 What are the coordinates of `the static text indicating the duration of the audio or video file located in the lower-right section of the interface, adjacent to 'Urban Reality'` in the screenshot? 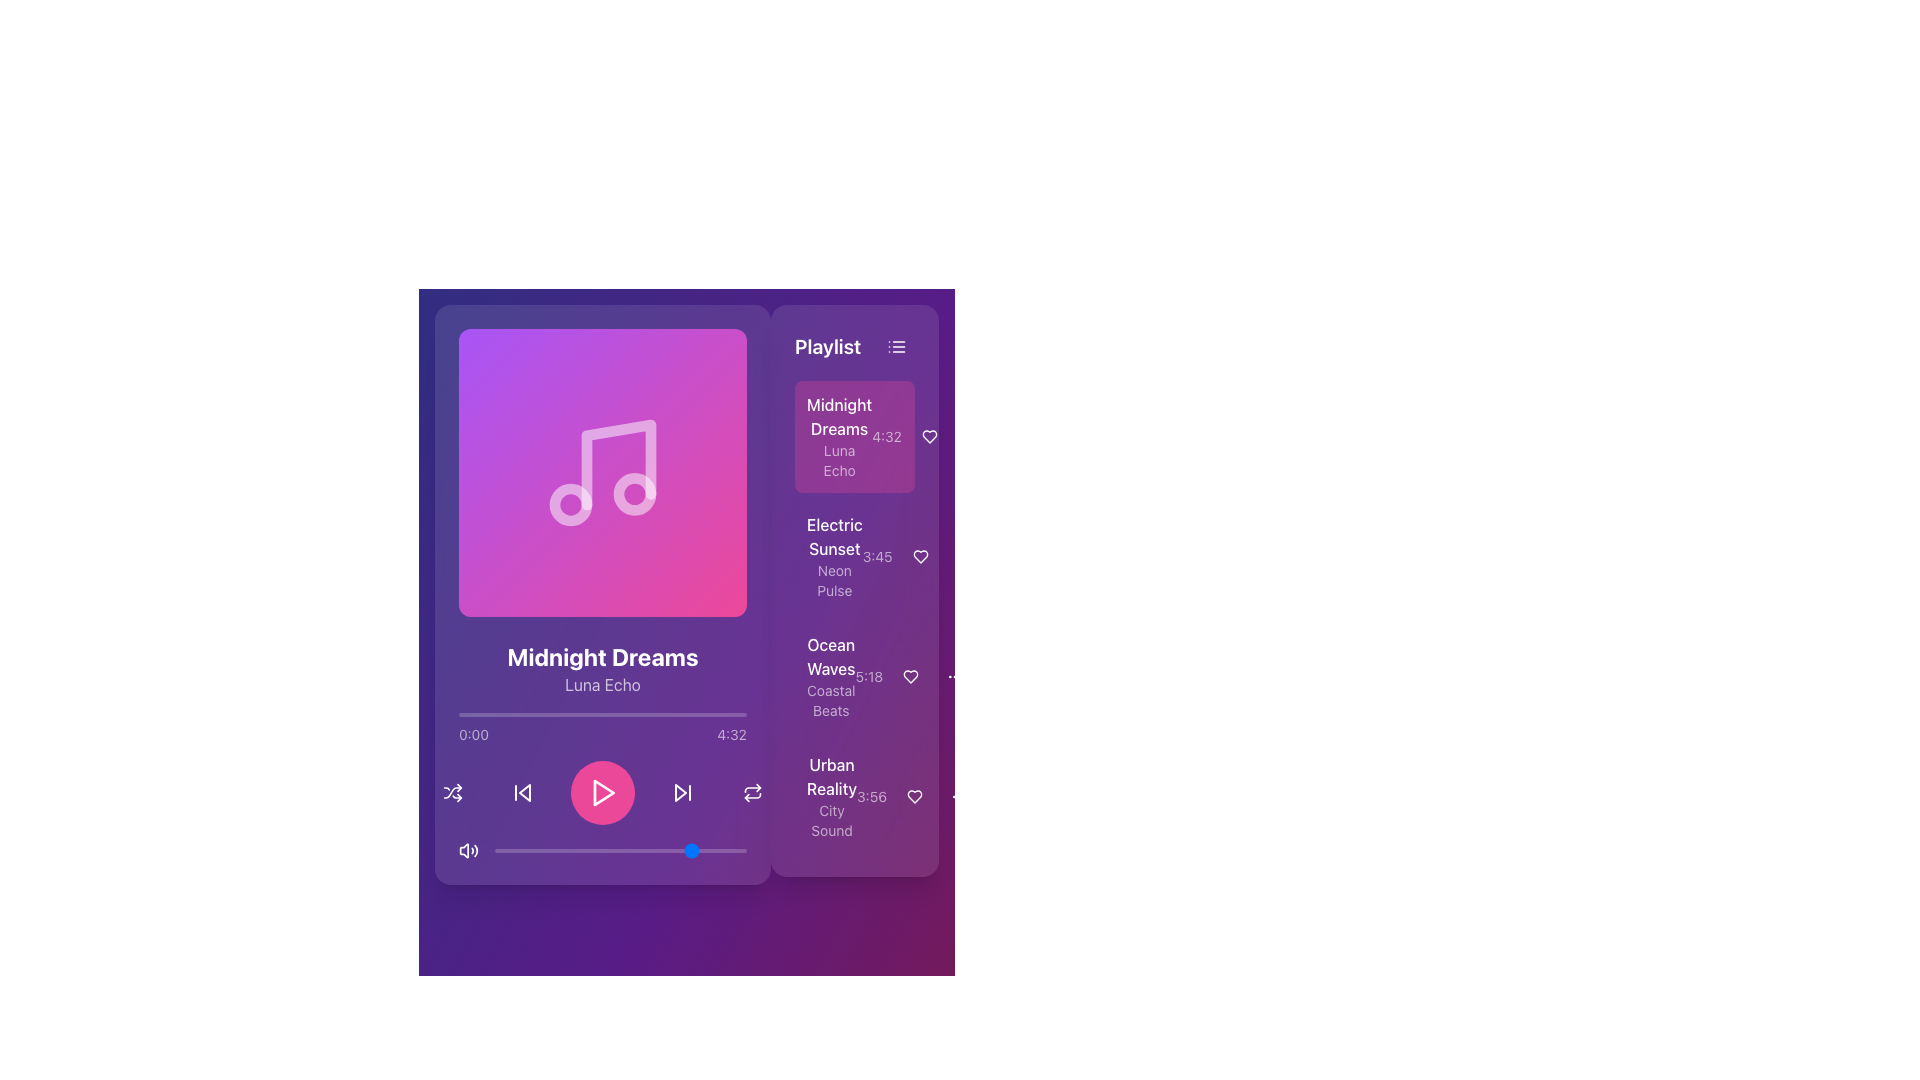 It's located at (872, 796).